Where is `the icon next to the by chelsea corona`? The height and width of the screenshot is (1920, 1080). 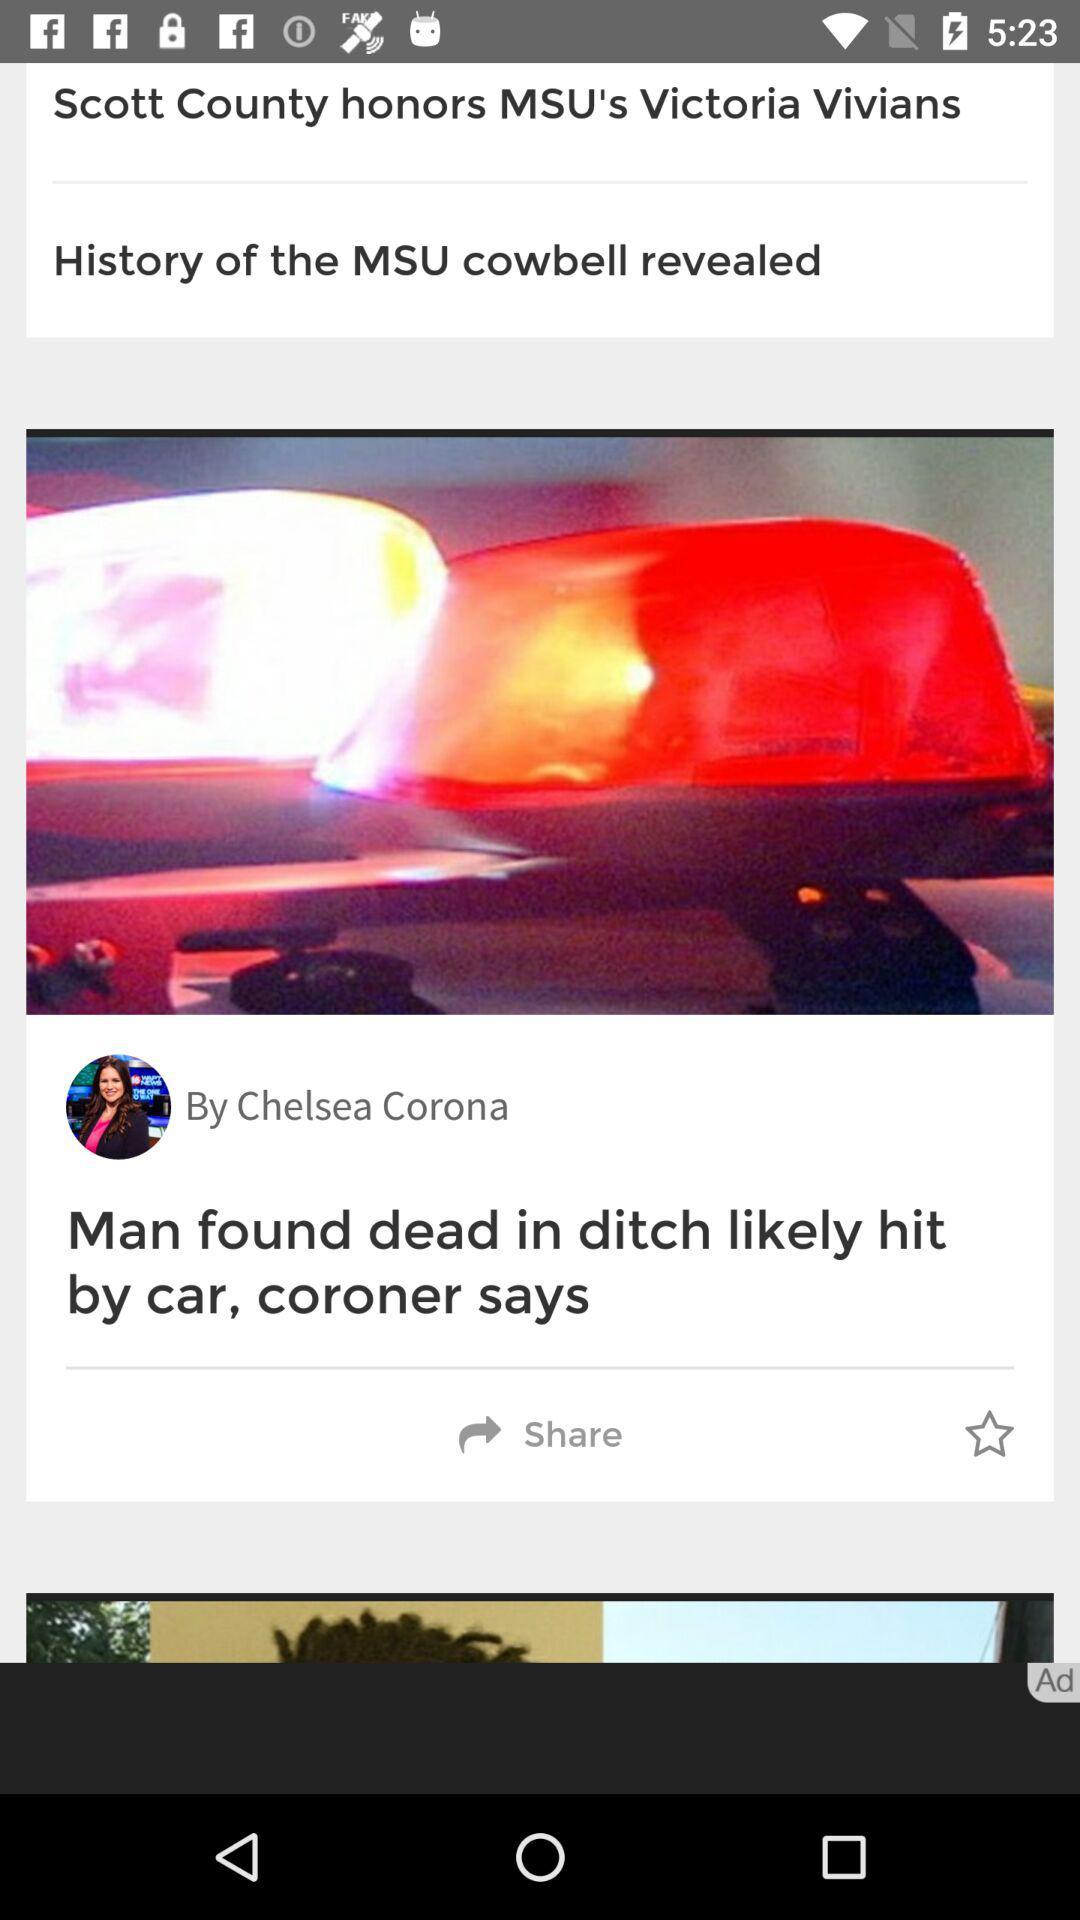 the icon next to the by chelsea corona is located at coordinates (118, 1106).